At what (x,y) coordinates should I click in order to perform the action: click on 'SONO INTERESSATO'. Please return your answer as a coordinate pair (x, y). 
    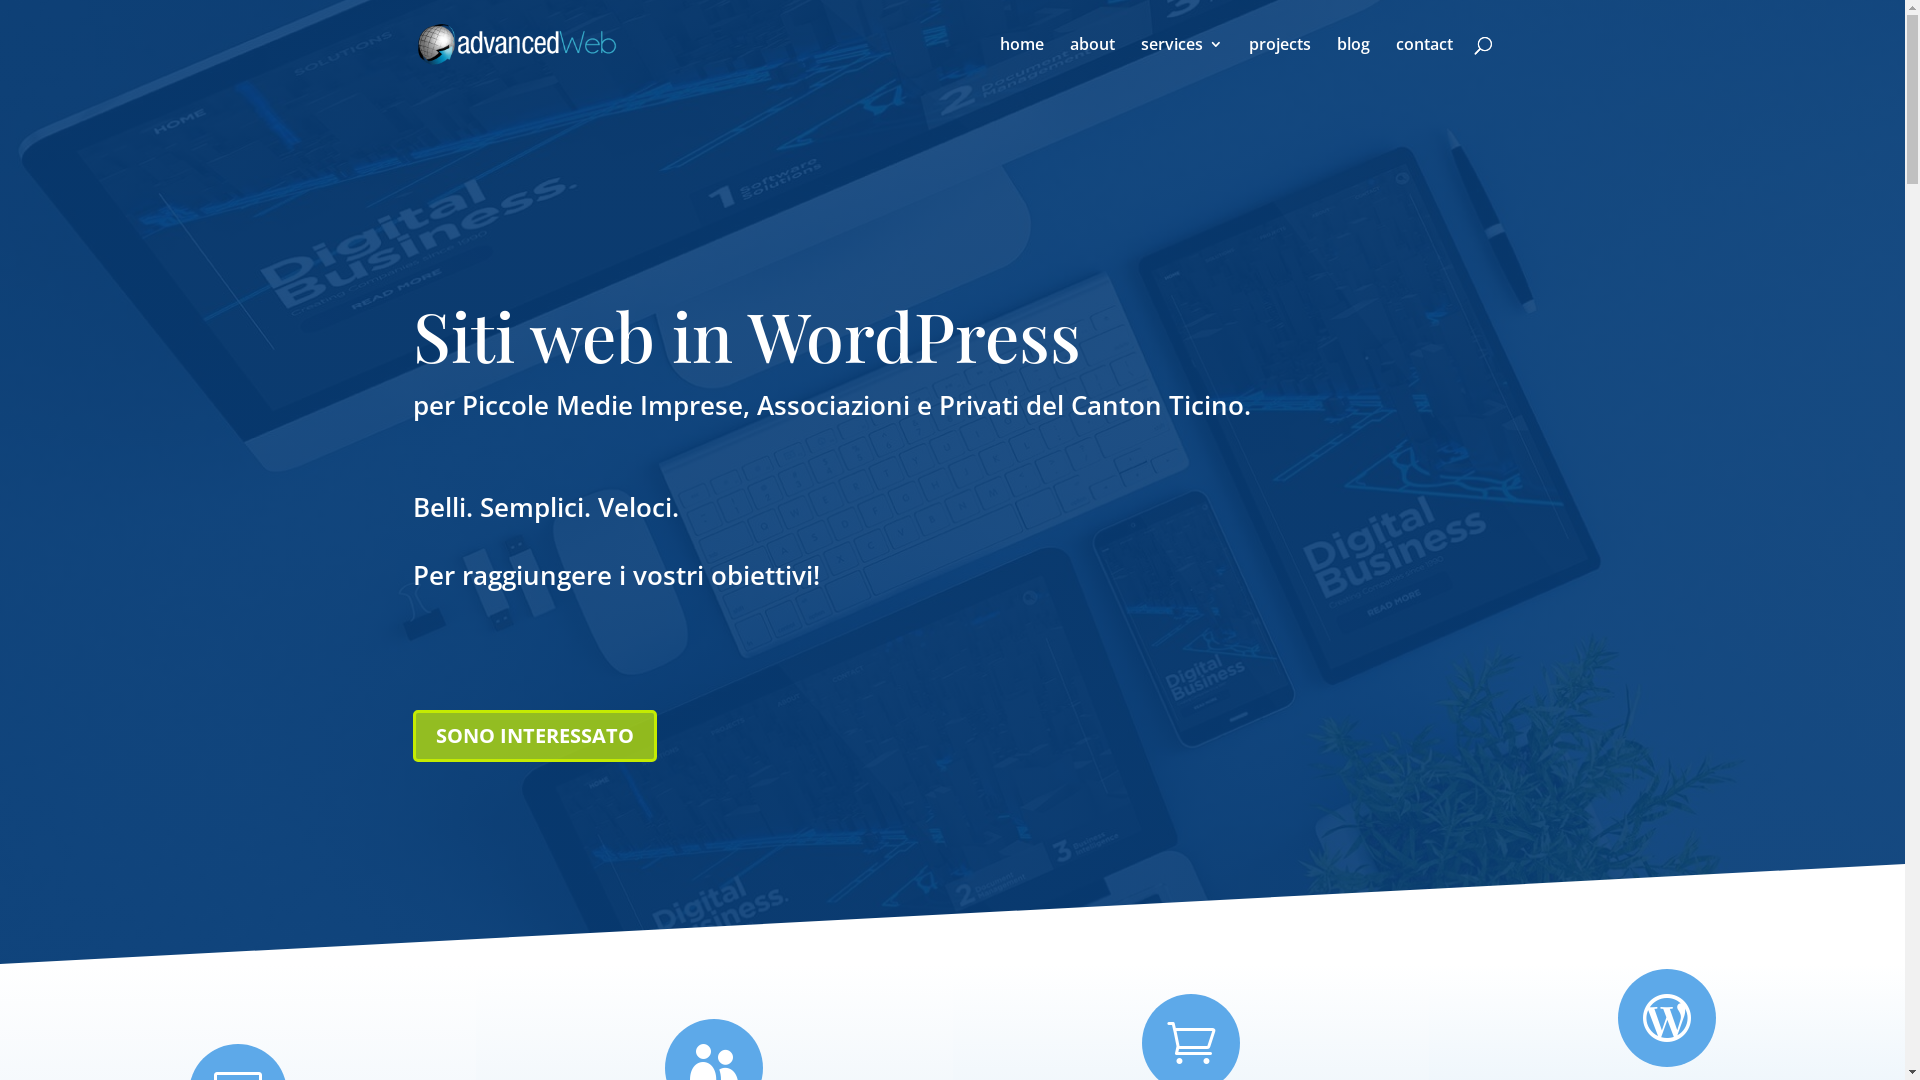
    Looking at the image, I should click on (411, 736).